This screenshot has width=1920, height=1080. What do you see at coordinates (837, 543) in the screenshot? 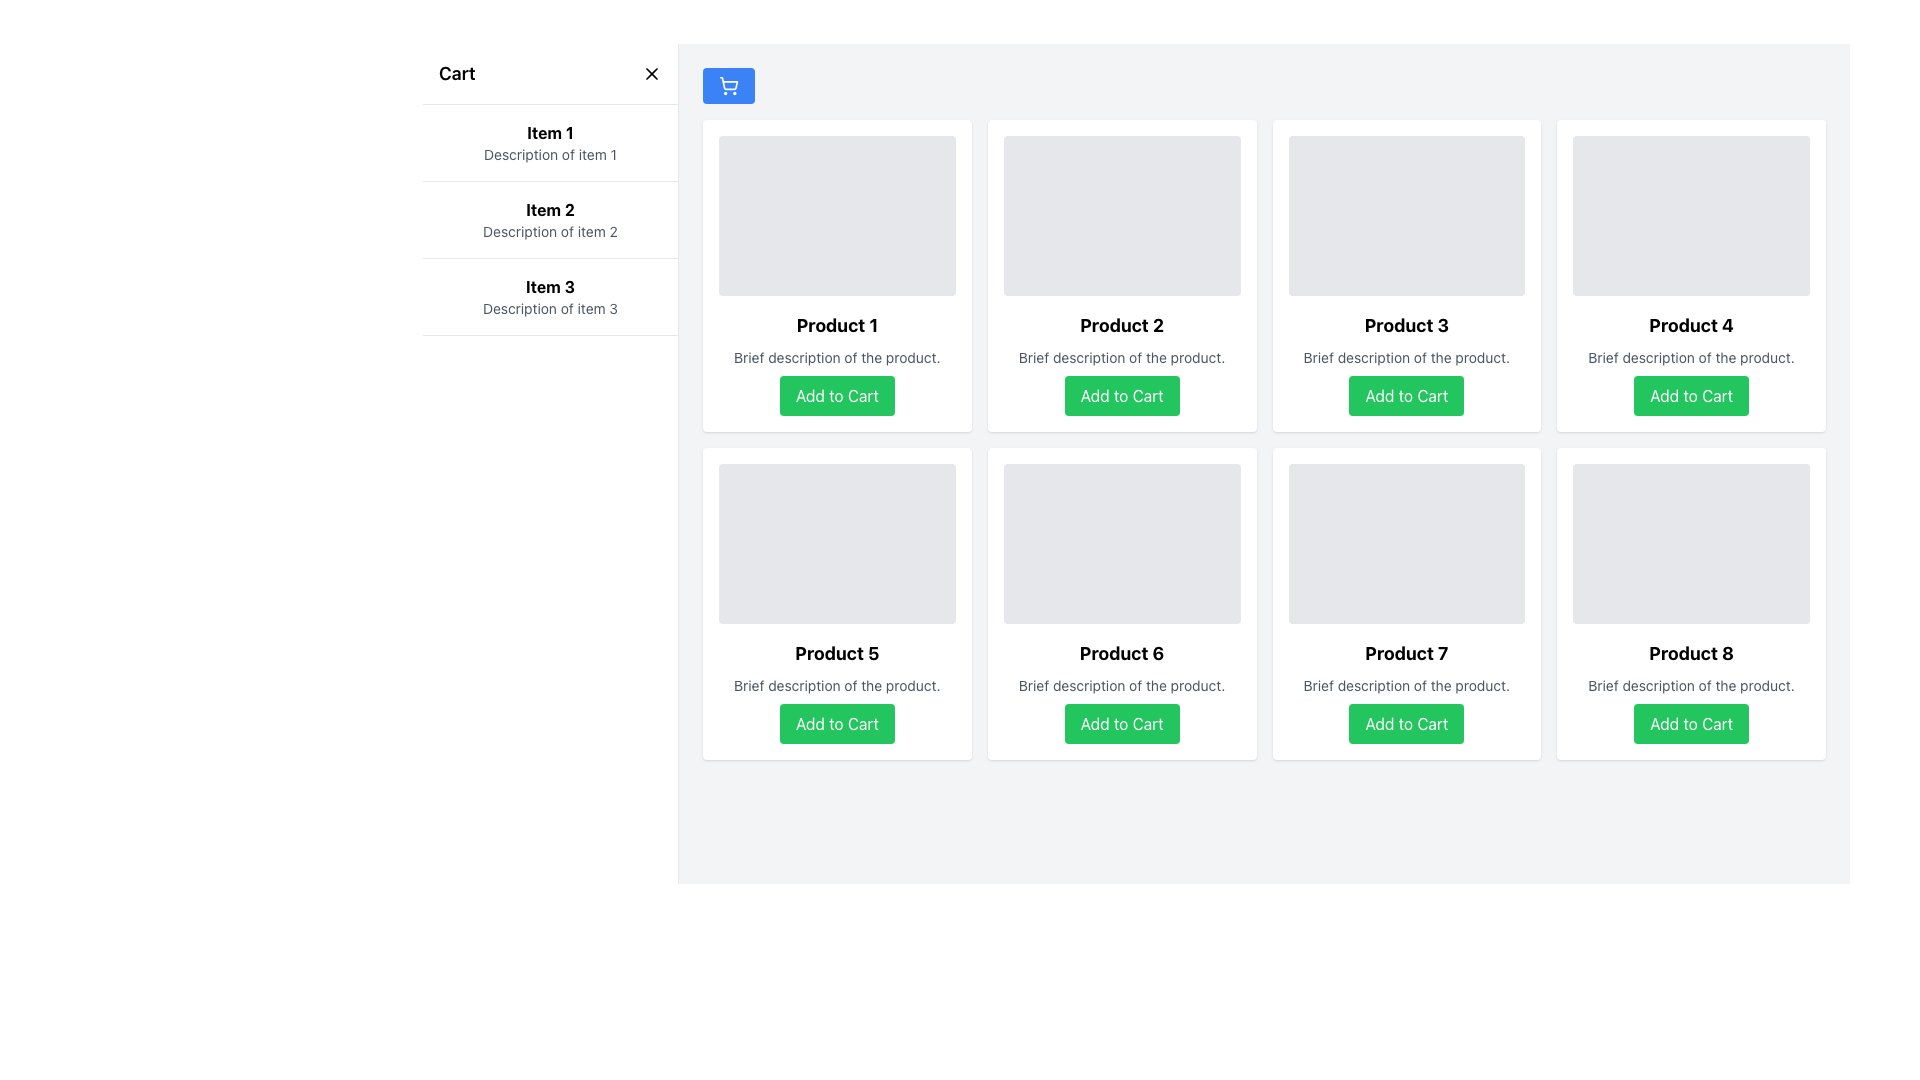
I see `the image placeholder located at the top of the 'Product 5' card, which serves as a representation for the product` at bounding box center [837, 543].